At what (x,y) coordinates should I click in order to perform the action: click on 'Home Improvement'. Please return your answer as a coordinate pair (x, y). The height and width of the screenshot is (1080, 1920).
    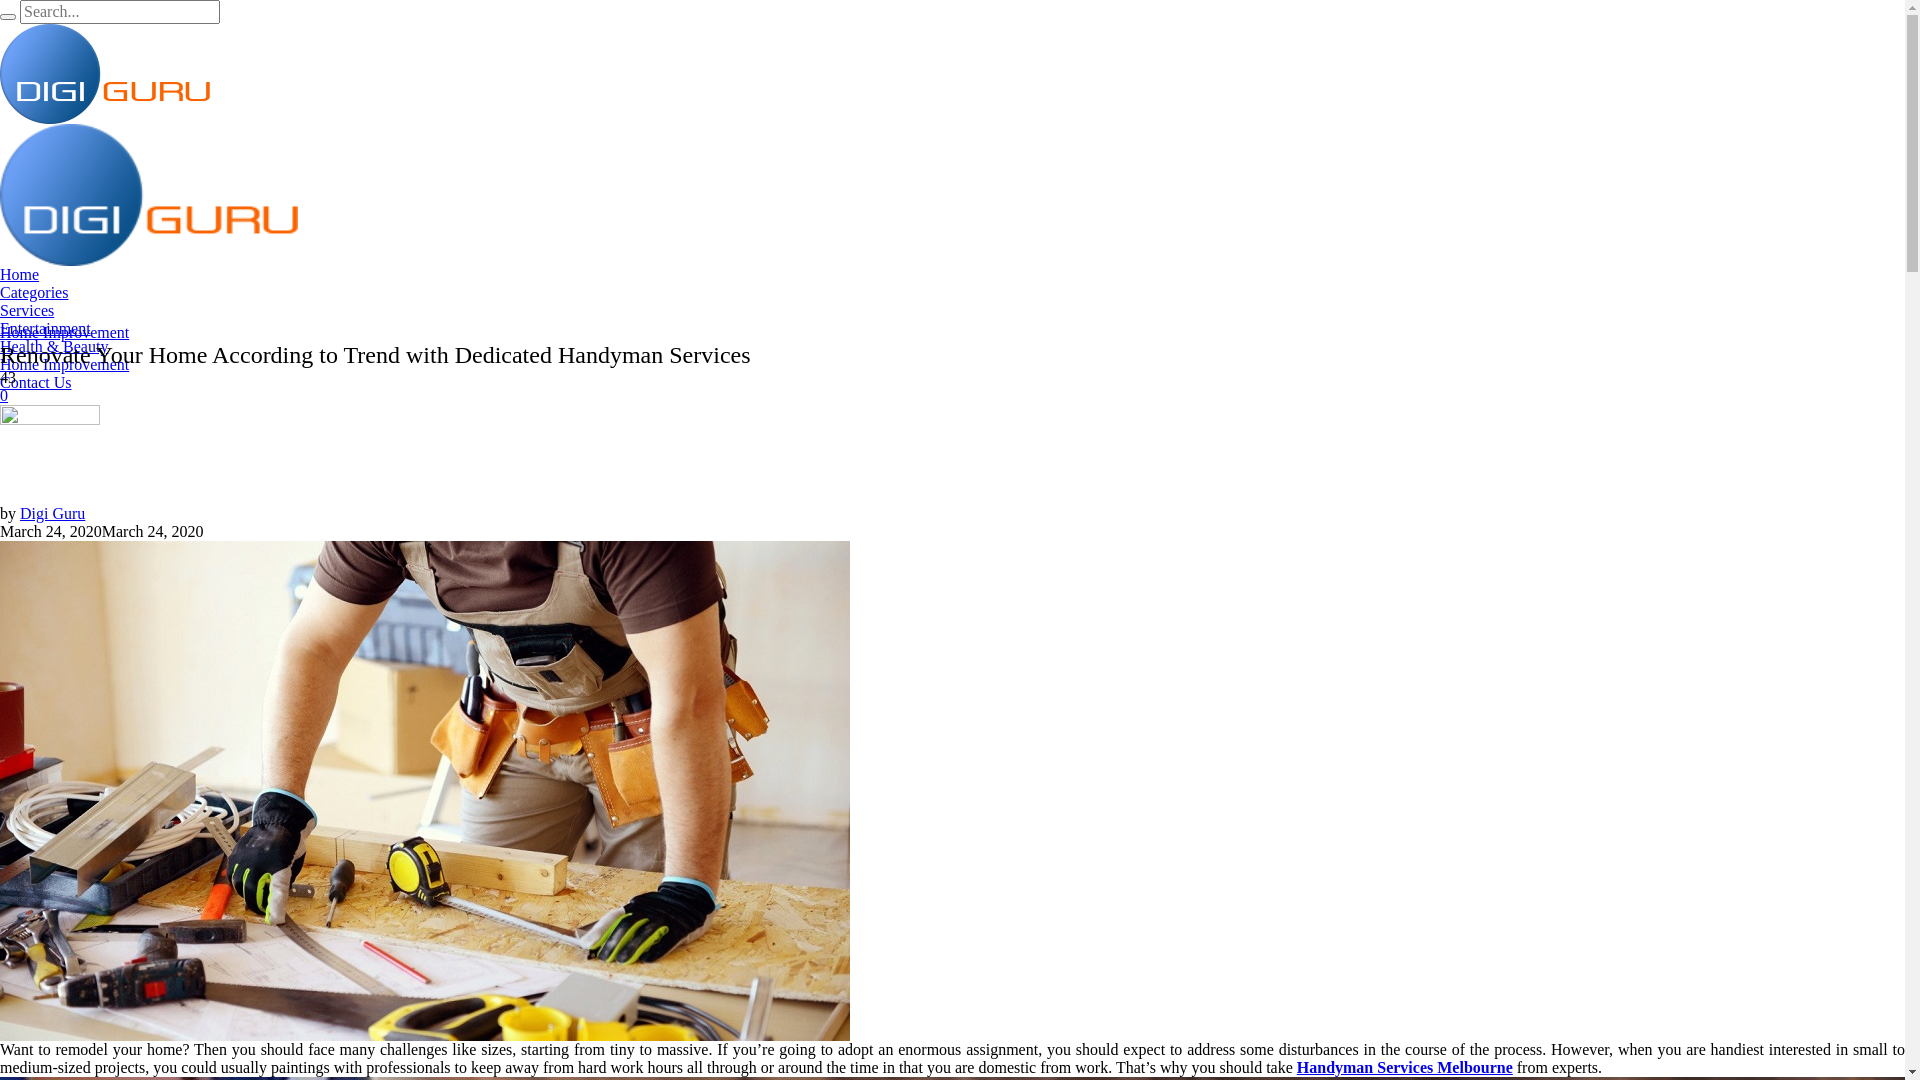
    Looking at the image, I should click on (64, 364).